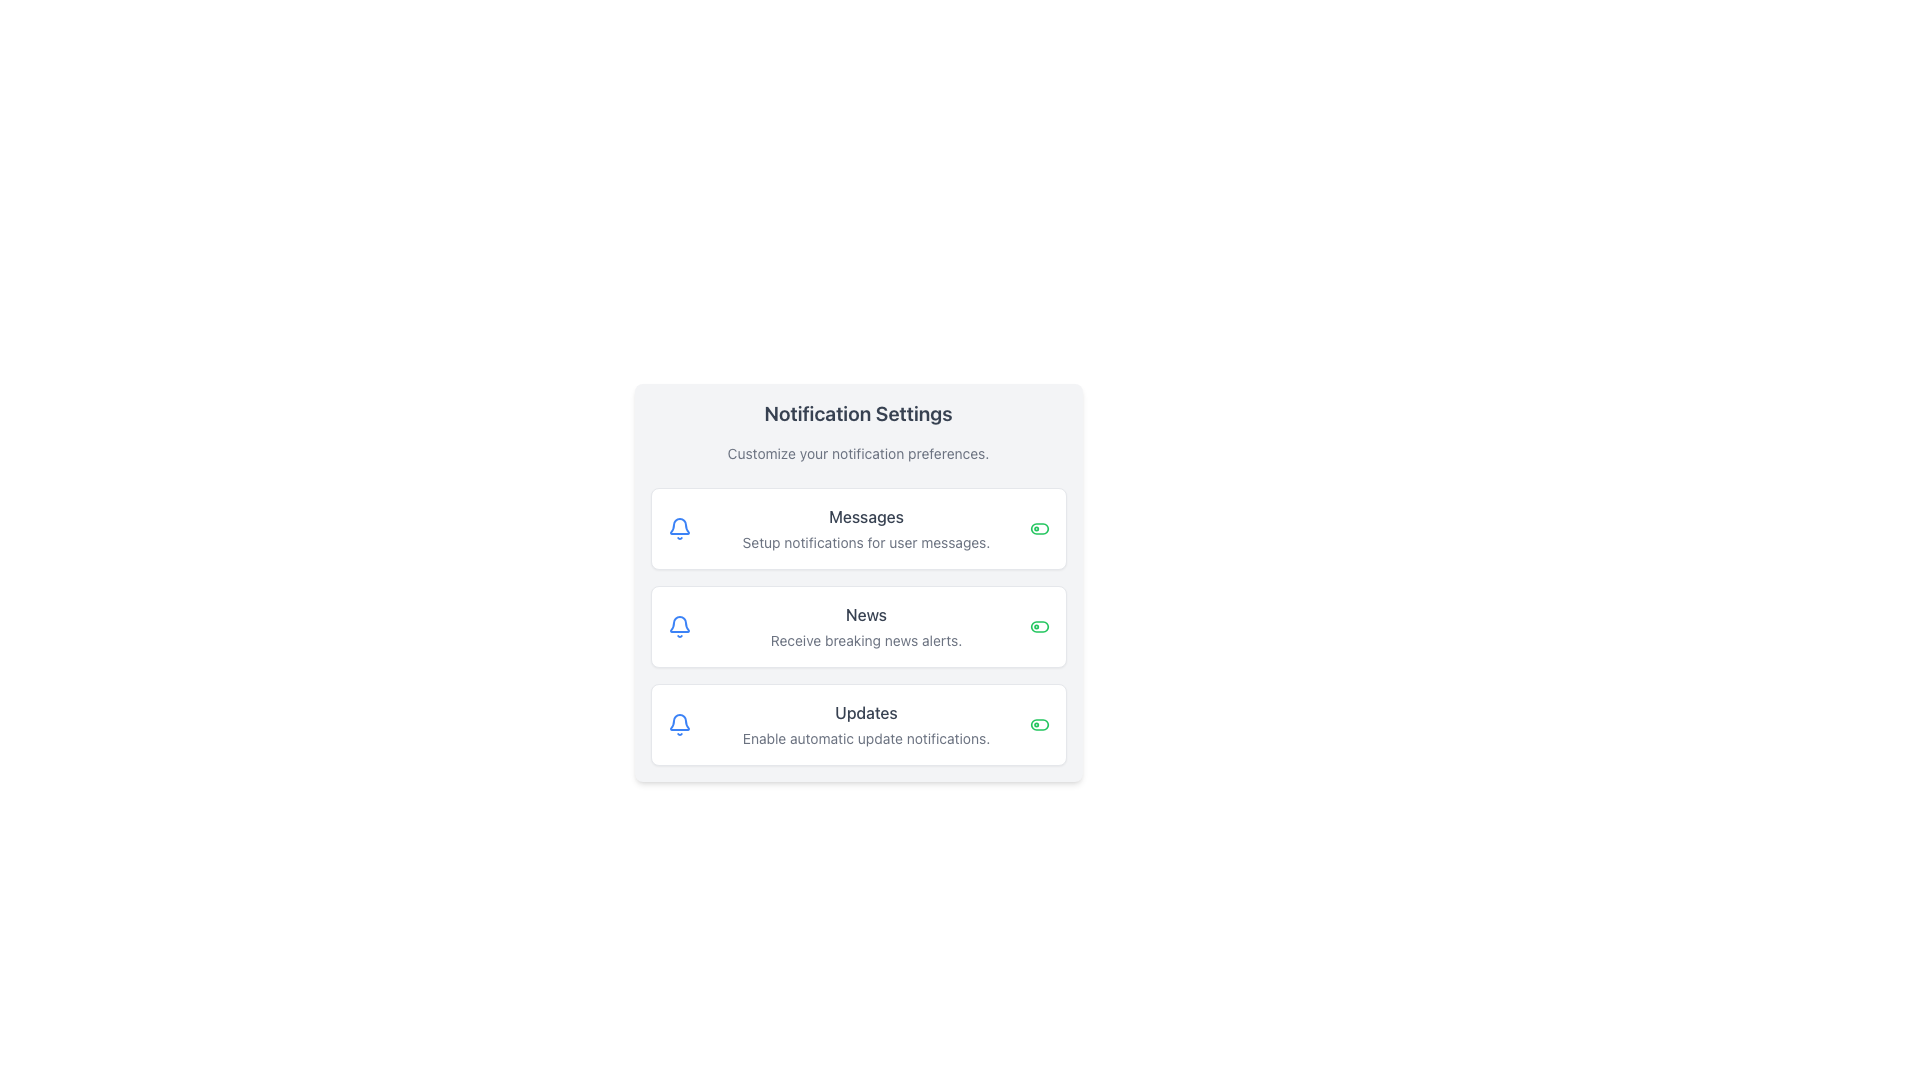 The height and width of the screenshot is (1080, 1920). What do you see at coordinates (858, 412) in the screenshot?
I see `the static text label 'Notification Settings' that is styled with a bold font in dark gray, positioned at the top of a card-like section with a light gray background` at bounding box center [858, 412].